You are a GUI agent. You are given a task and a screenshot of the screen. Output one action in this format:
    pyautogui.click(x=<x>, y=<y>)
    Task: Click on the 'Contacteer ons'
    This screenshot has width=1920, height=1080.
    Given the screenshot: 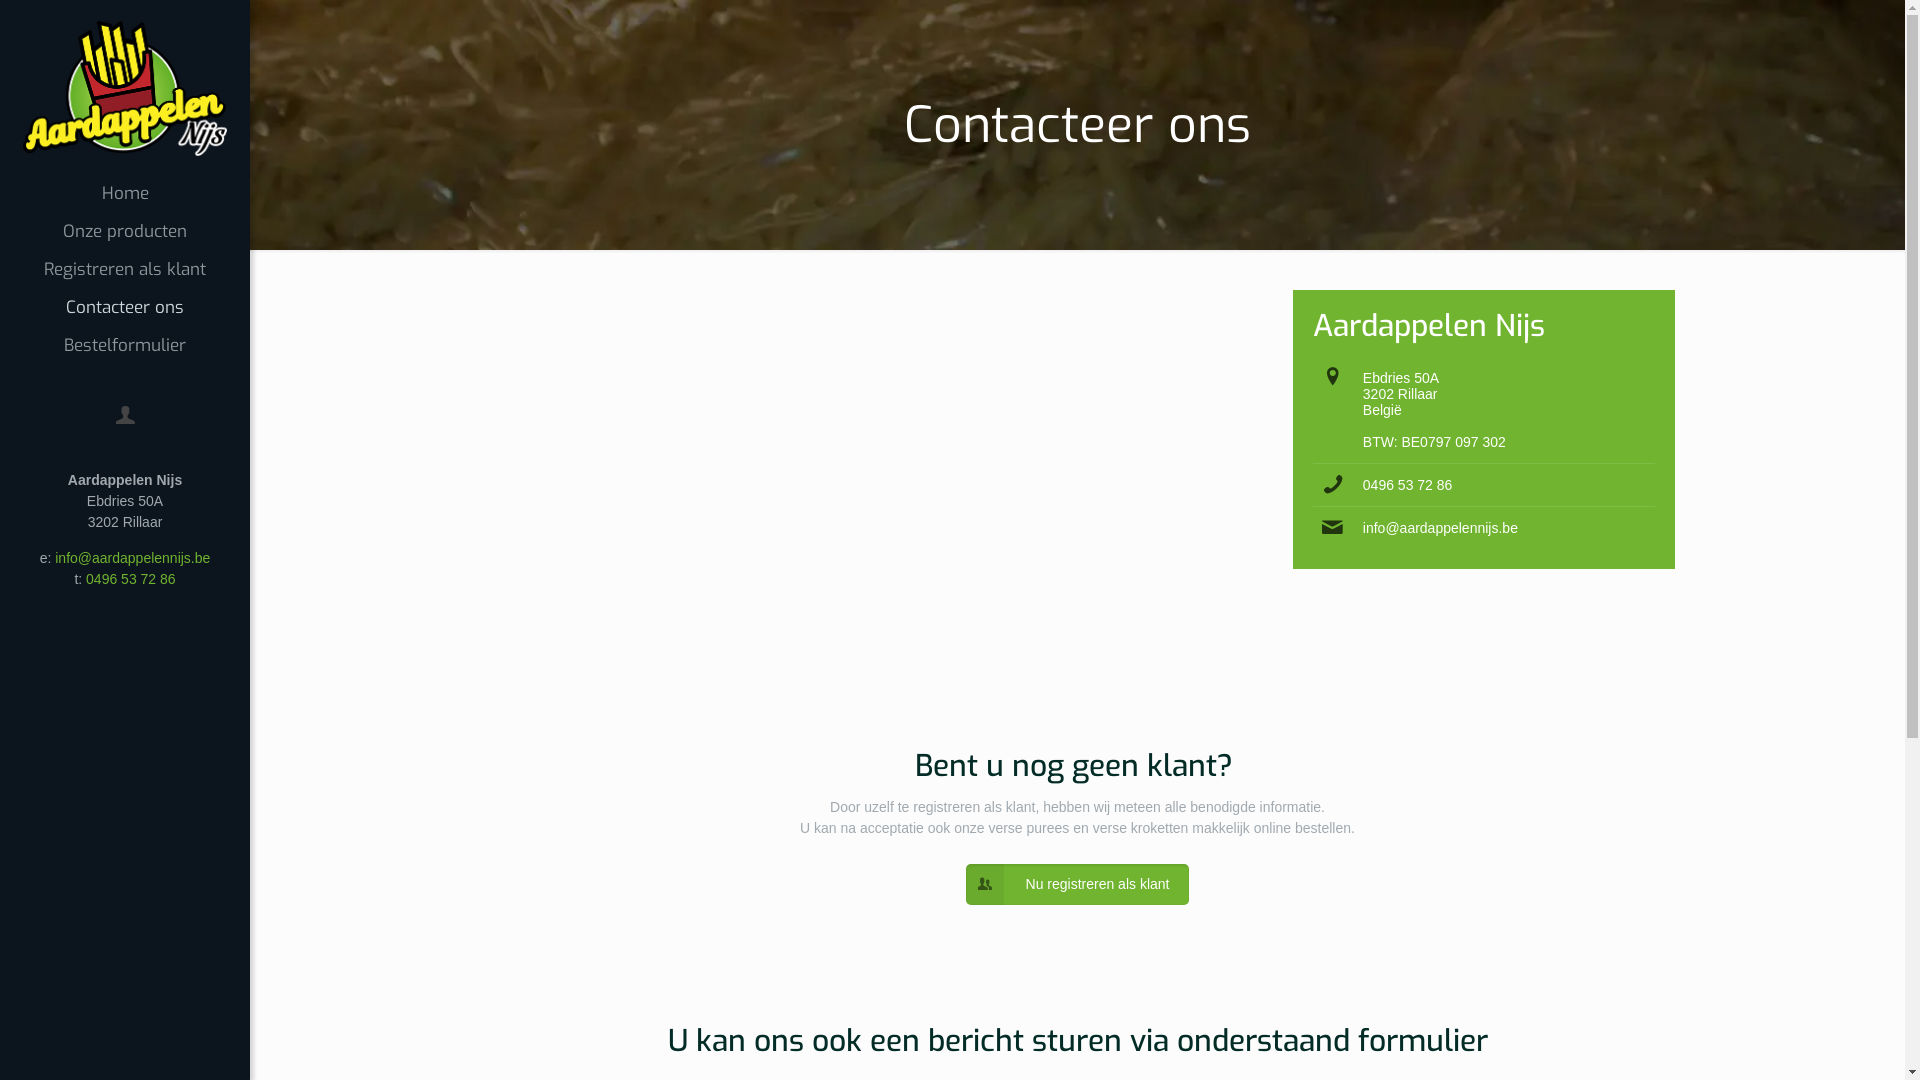 What is the action you would take?
    pyautogui.click(x=123, y=308)
    